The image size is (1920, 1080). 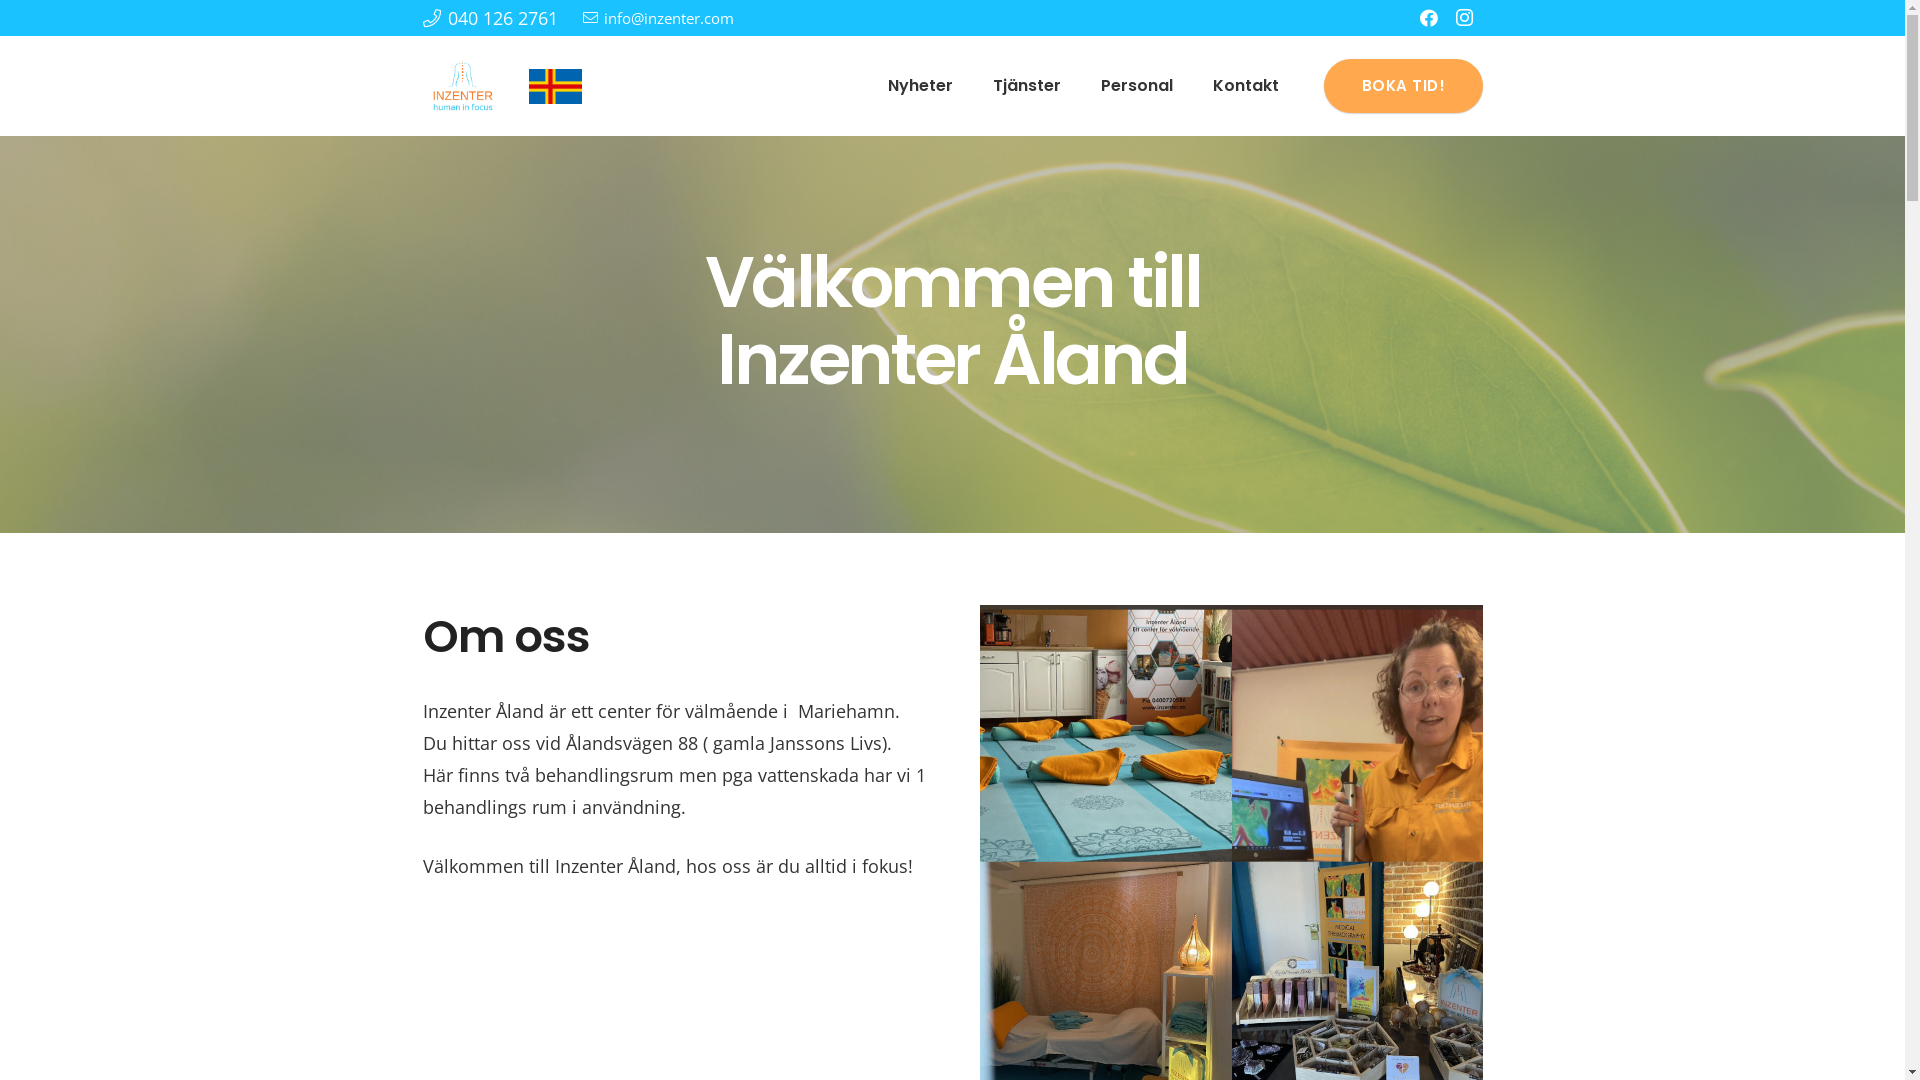 What do you see at coordinates (1137, 84) in the screenshot?
I see `'Personal'` at bounding box center [1137, 84].